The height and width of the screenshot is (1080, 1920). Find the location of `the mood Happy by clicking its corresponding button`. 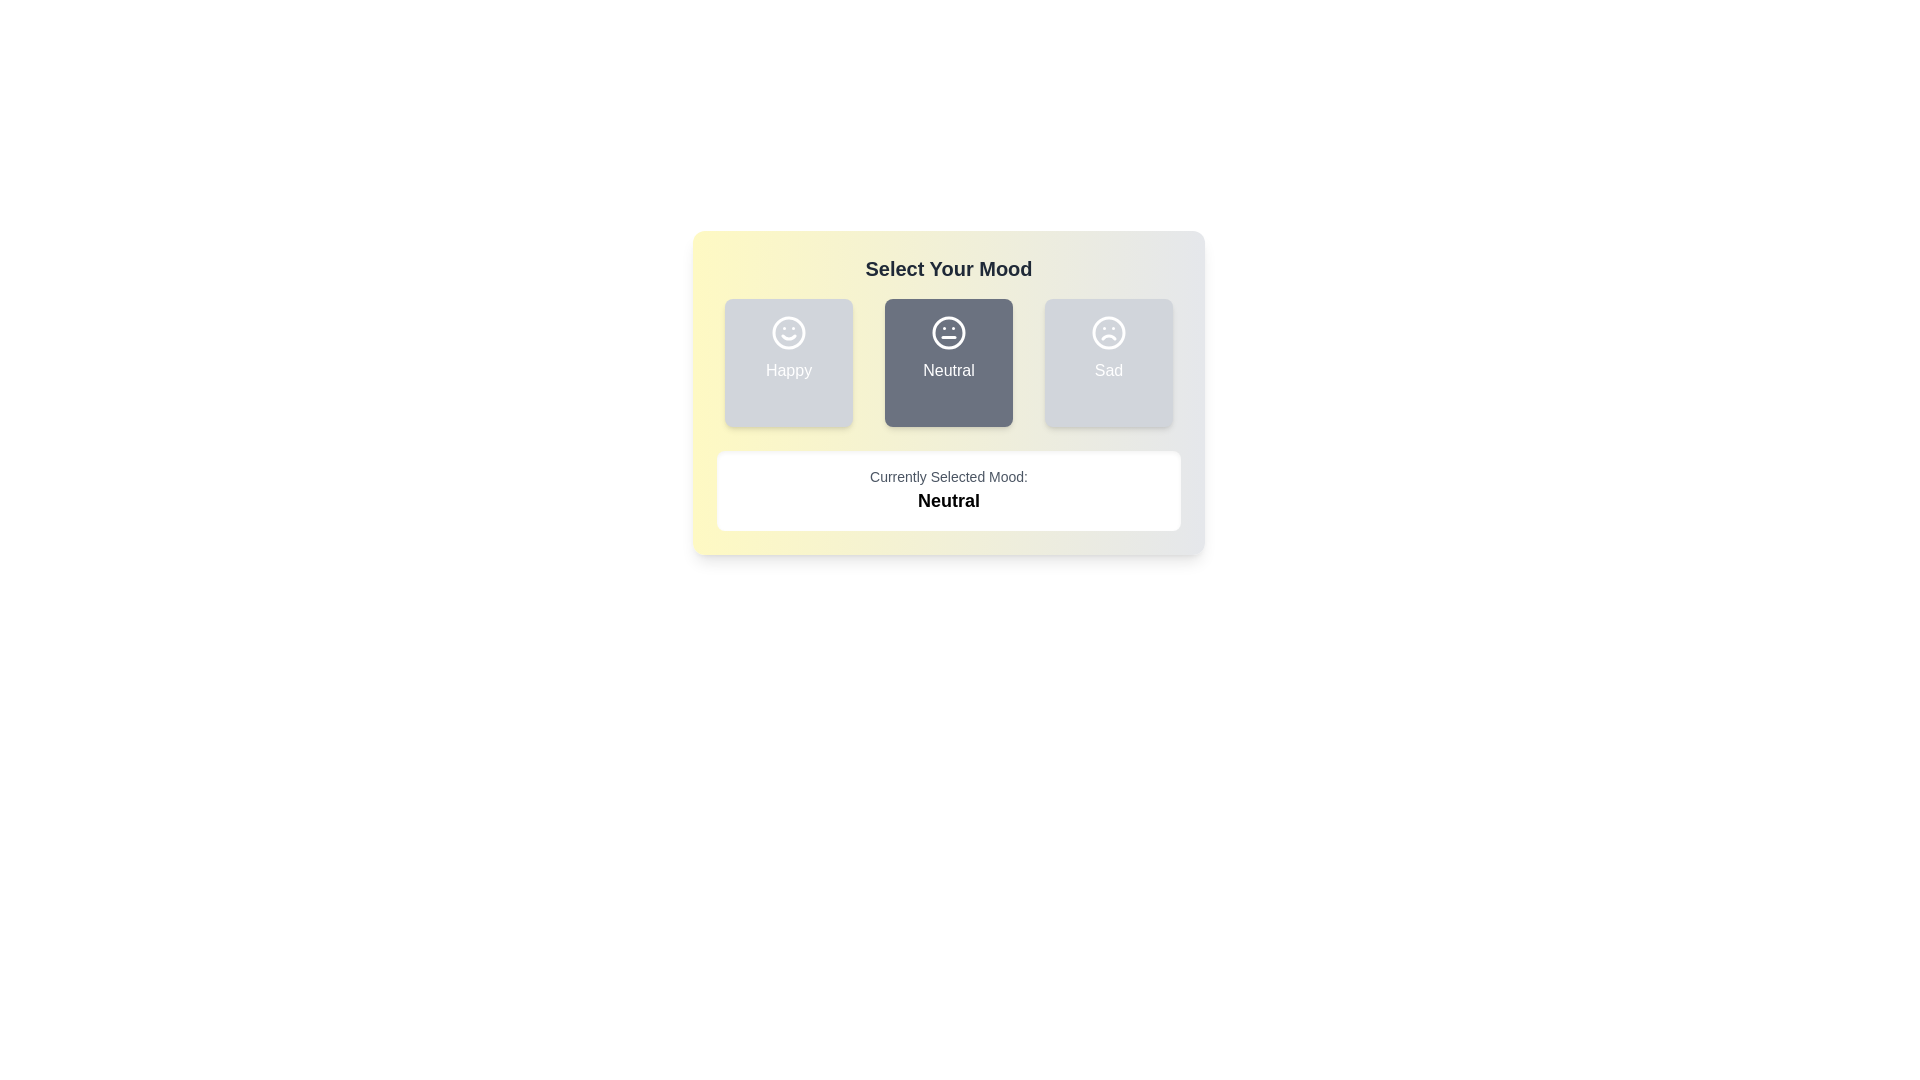

the mood Happy by clicking its corresponding button is located at coordinates (787, 362).